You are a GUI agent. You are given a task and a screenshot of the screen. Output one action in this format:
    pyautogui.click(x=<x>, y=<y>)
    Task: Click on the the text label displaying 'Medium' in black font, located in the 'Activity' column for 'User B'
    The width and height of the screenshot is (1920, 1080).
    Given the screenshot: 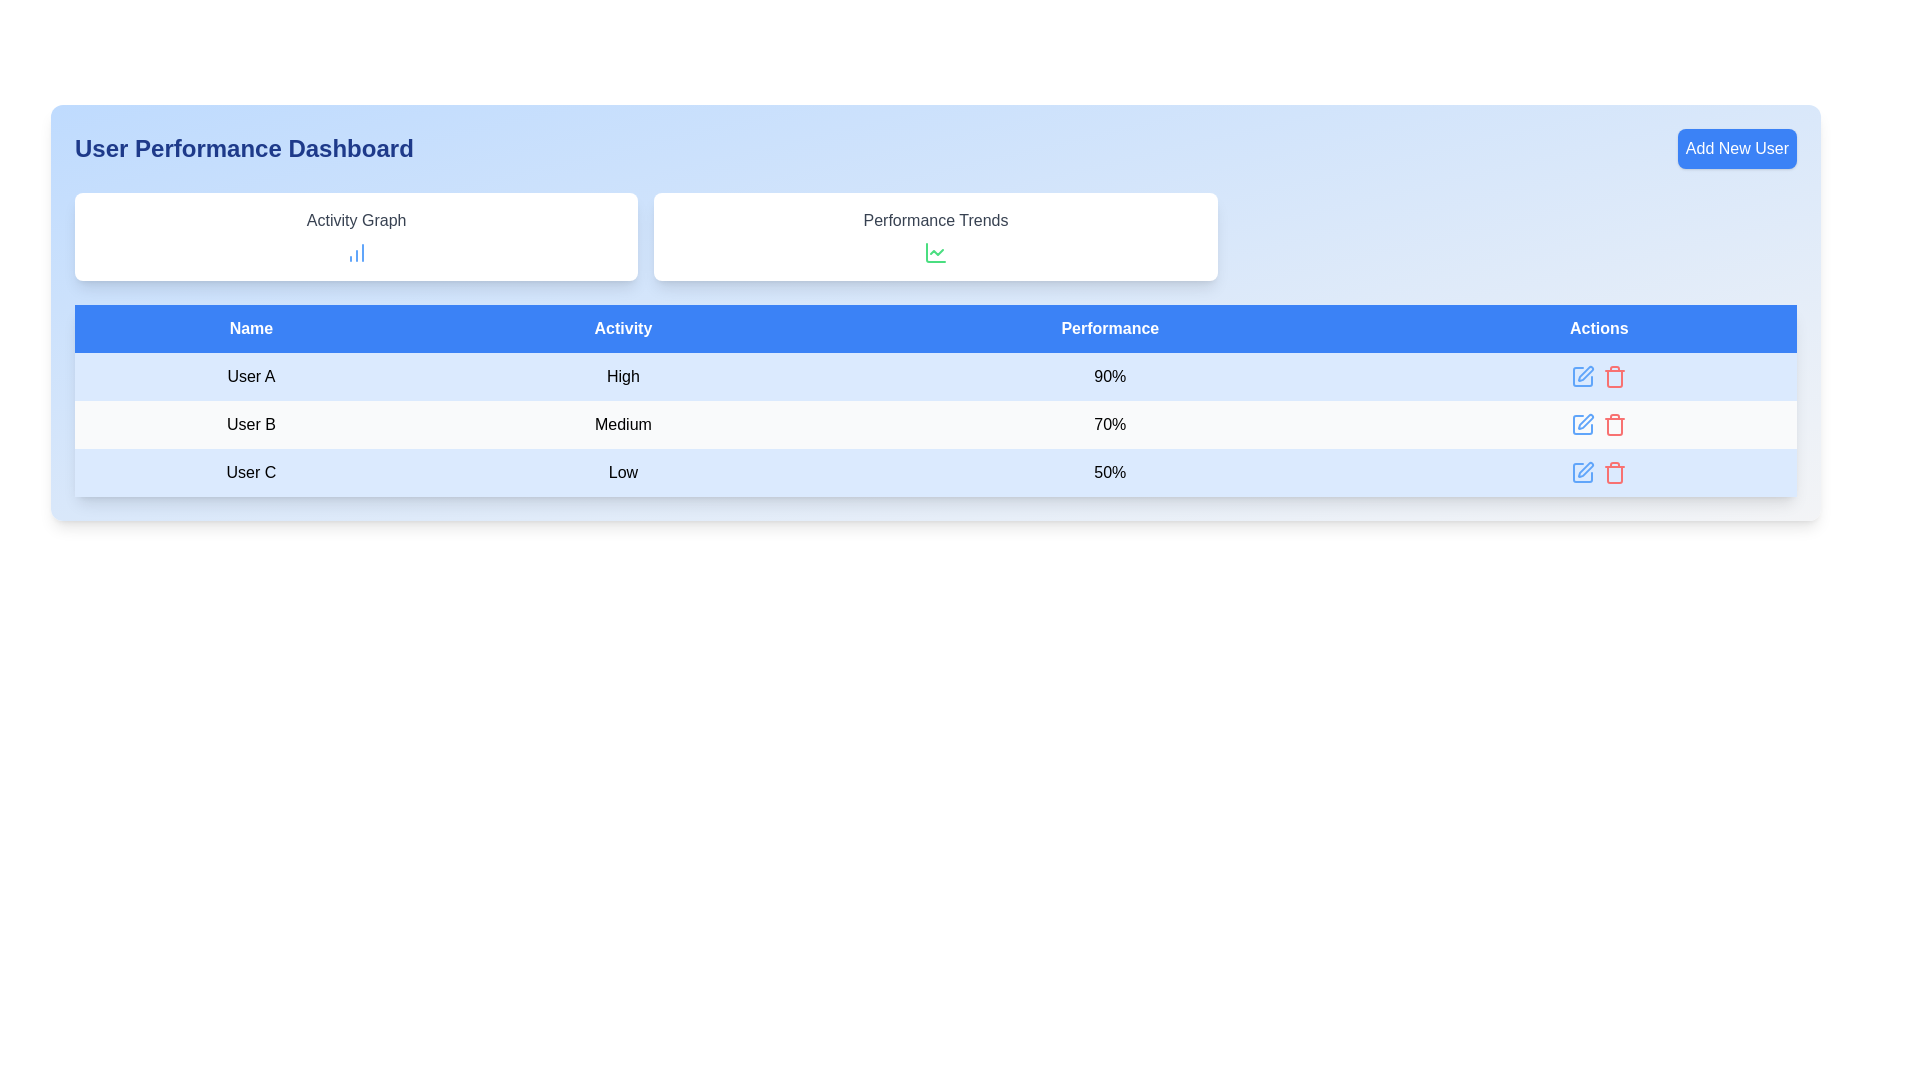 What is the action you would take?
    pyautogui.click(x=622, y=423)
    